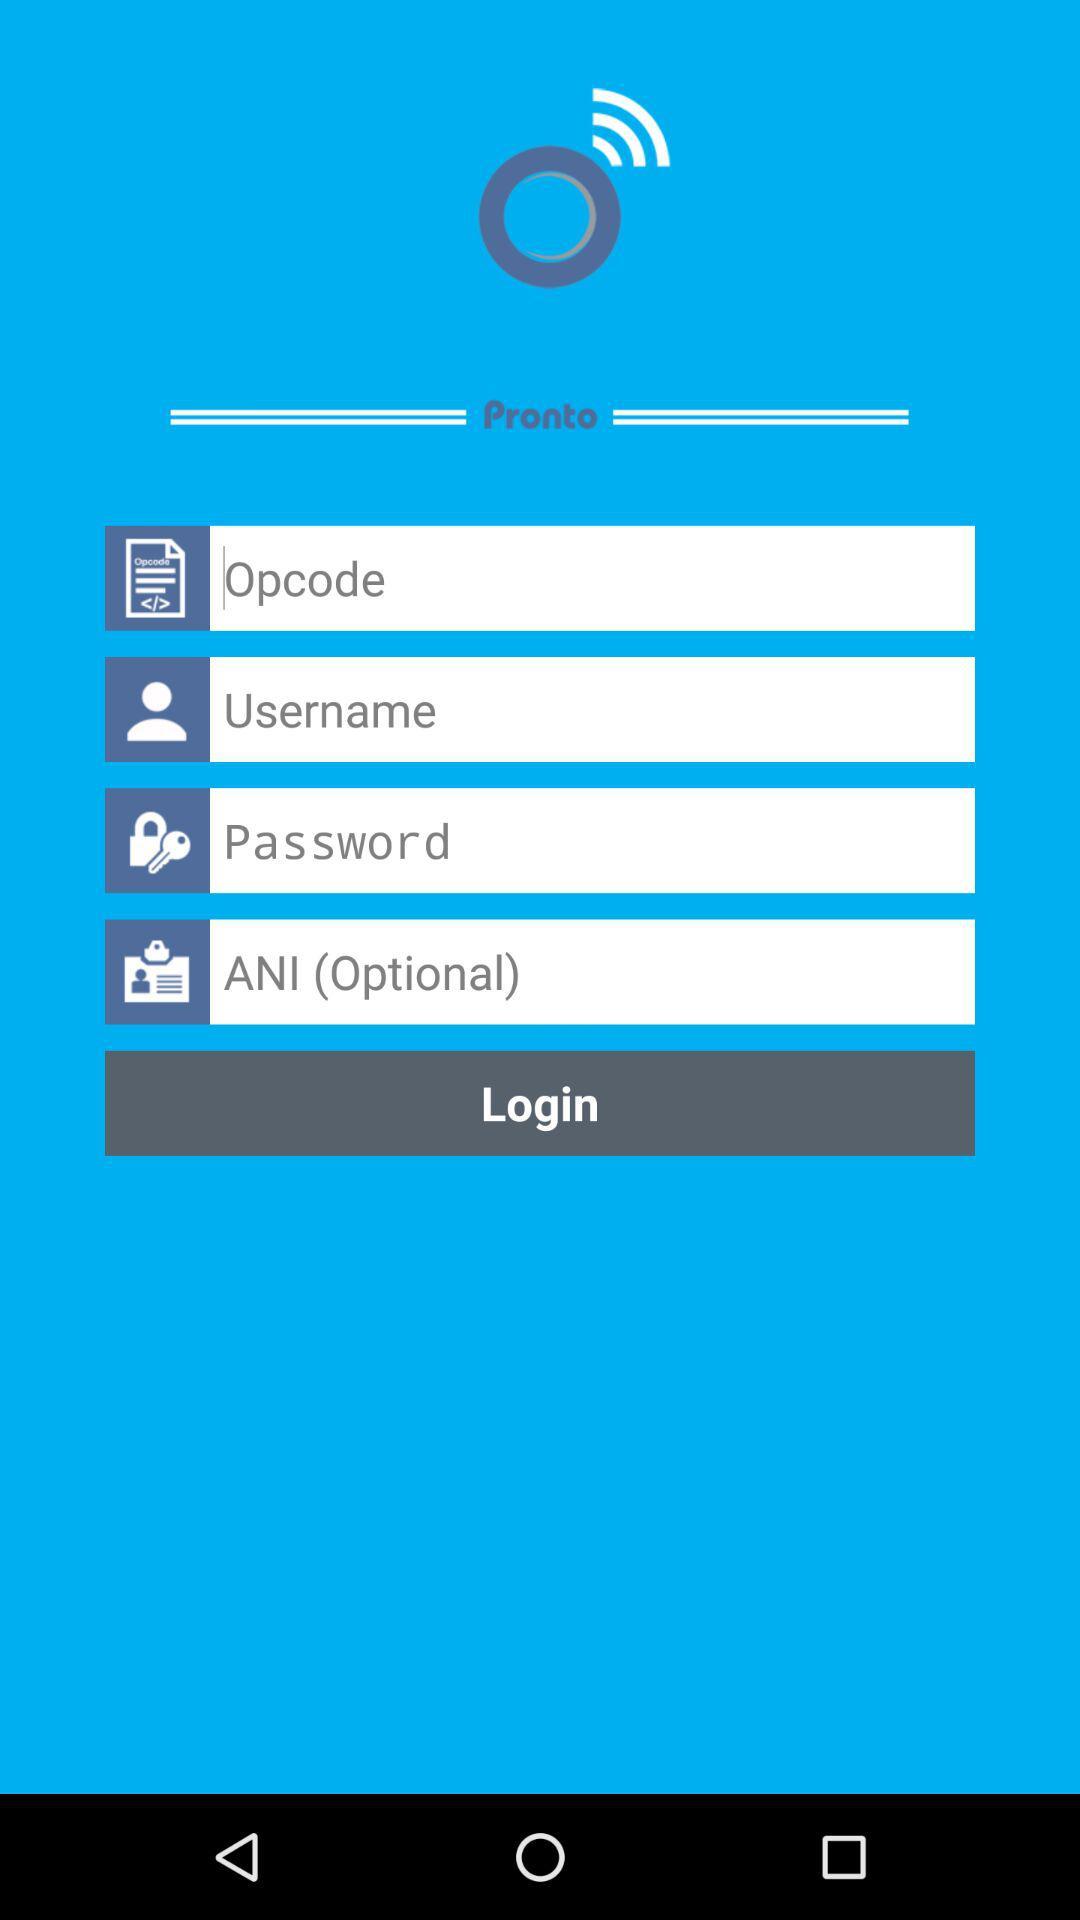 The height and width of the screenshot is (1920, 1080). Describe the element at coordinates (591, 840) in the screenshot. I see `password` at that location.